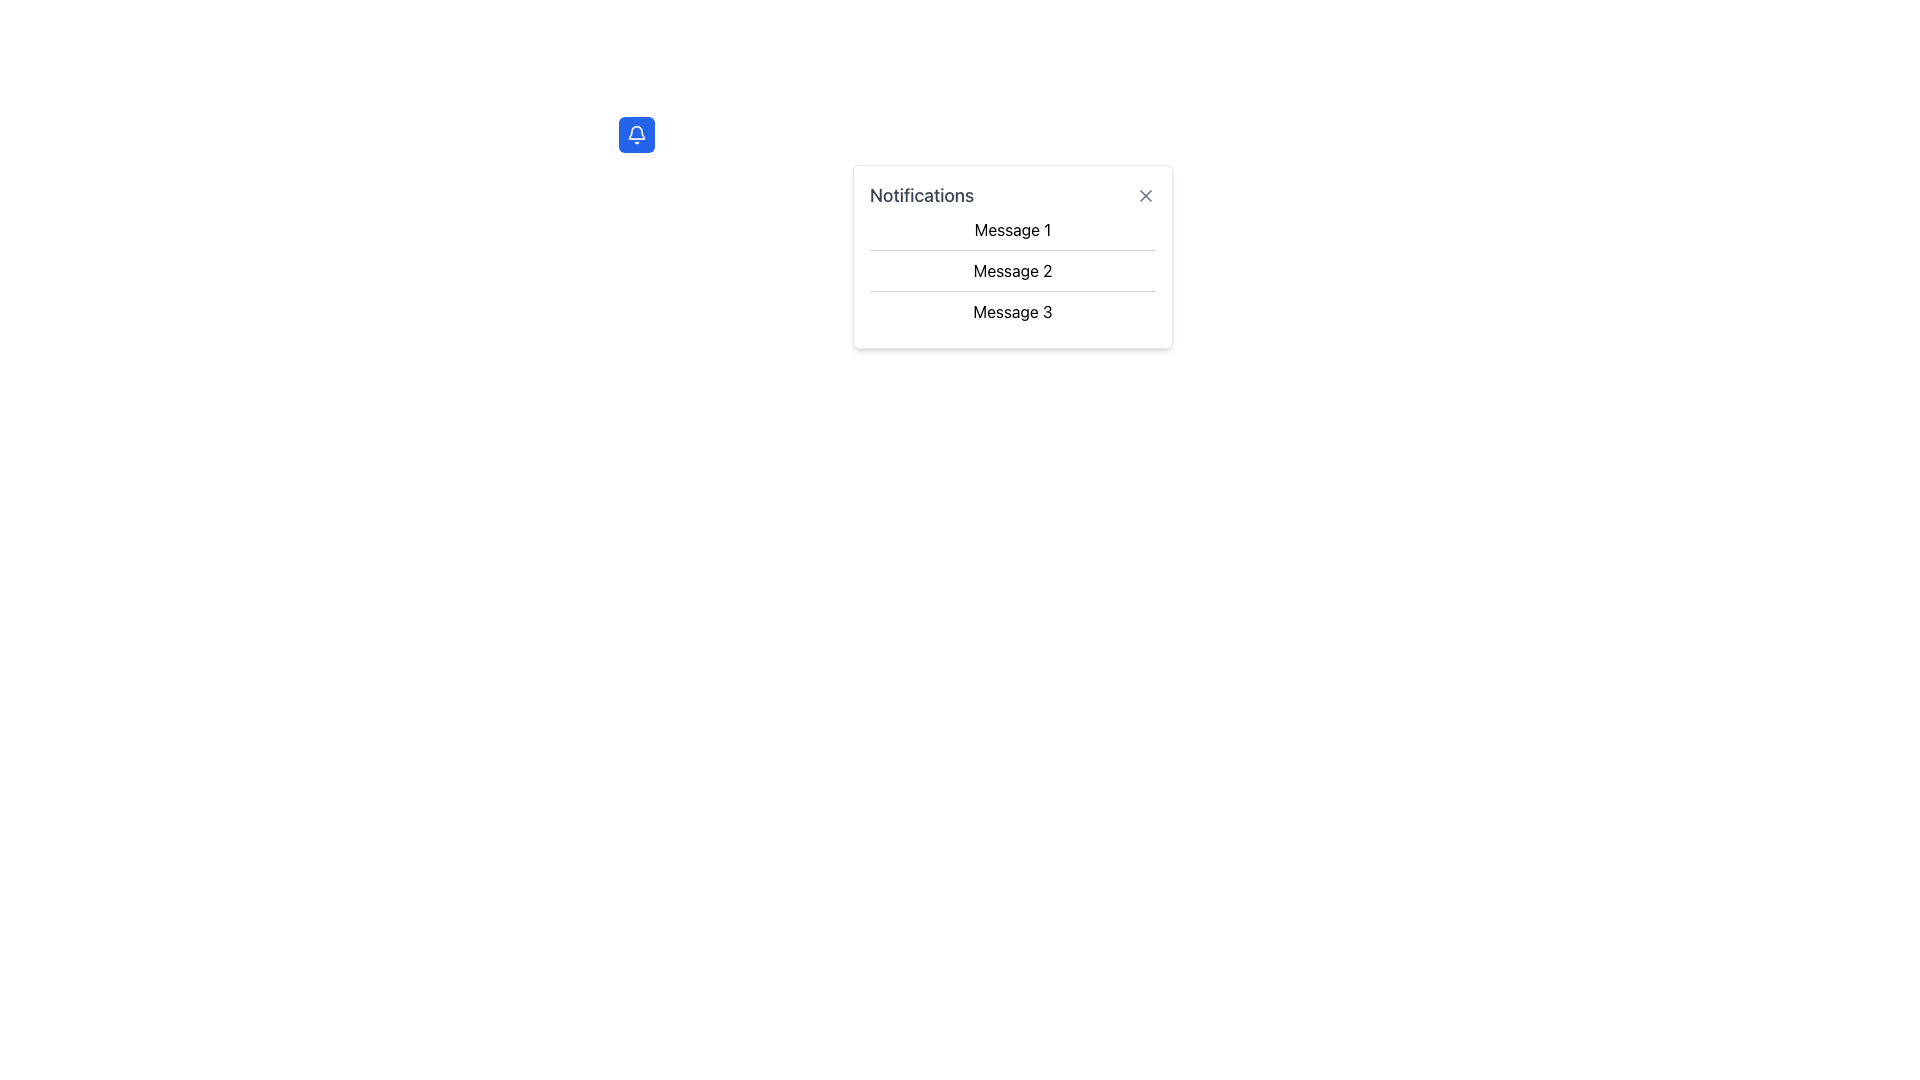 The width and height of the screenshot is (1920, 1080). I want to click on the close button located in the top-right corner of the notification card, so click(1146, 196).